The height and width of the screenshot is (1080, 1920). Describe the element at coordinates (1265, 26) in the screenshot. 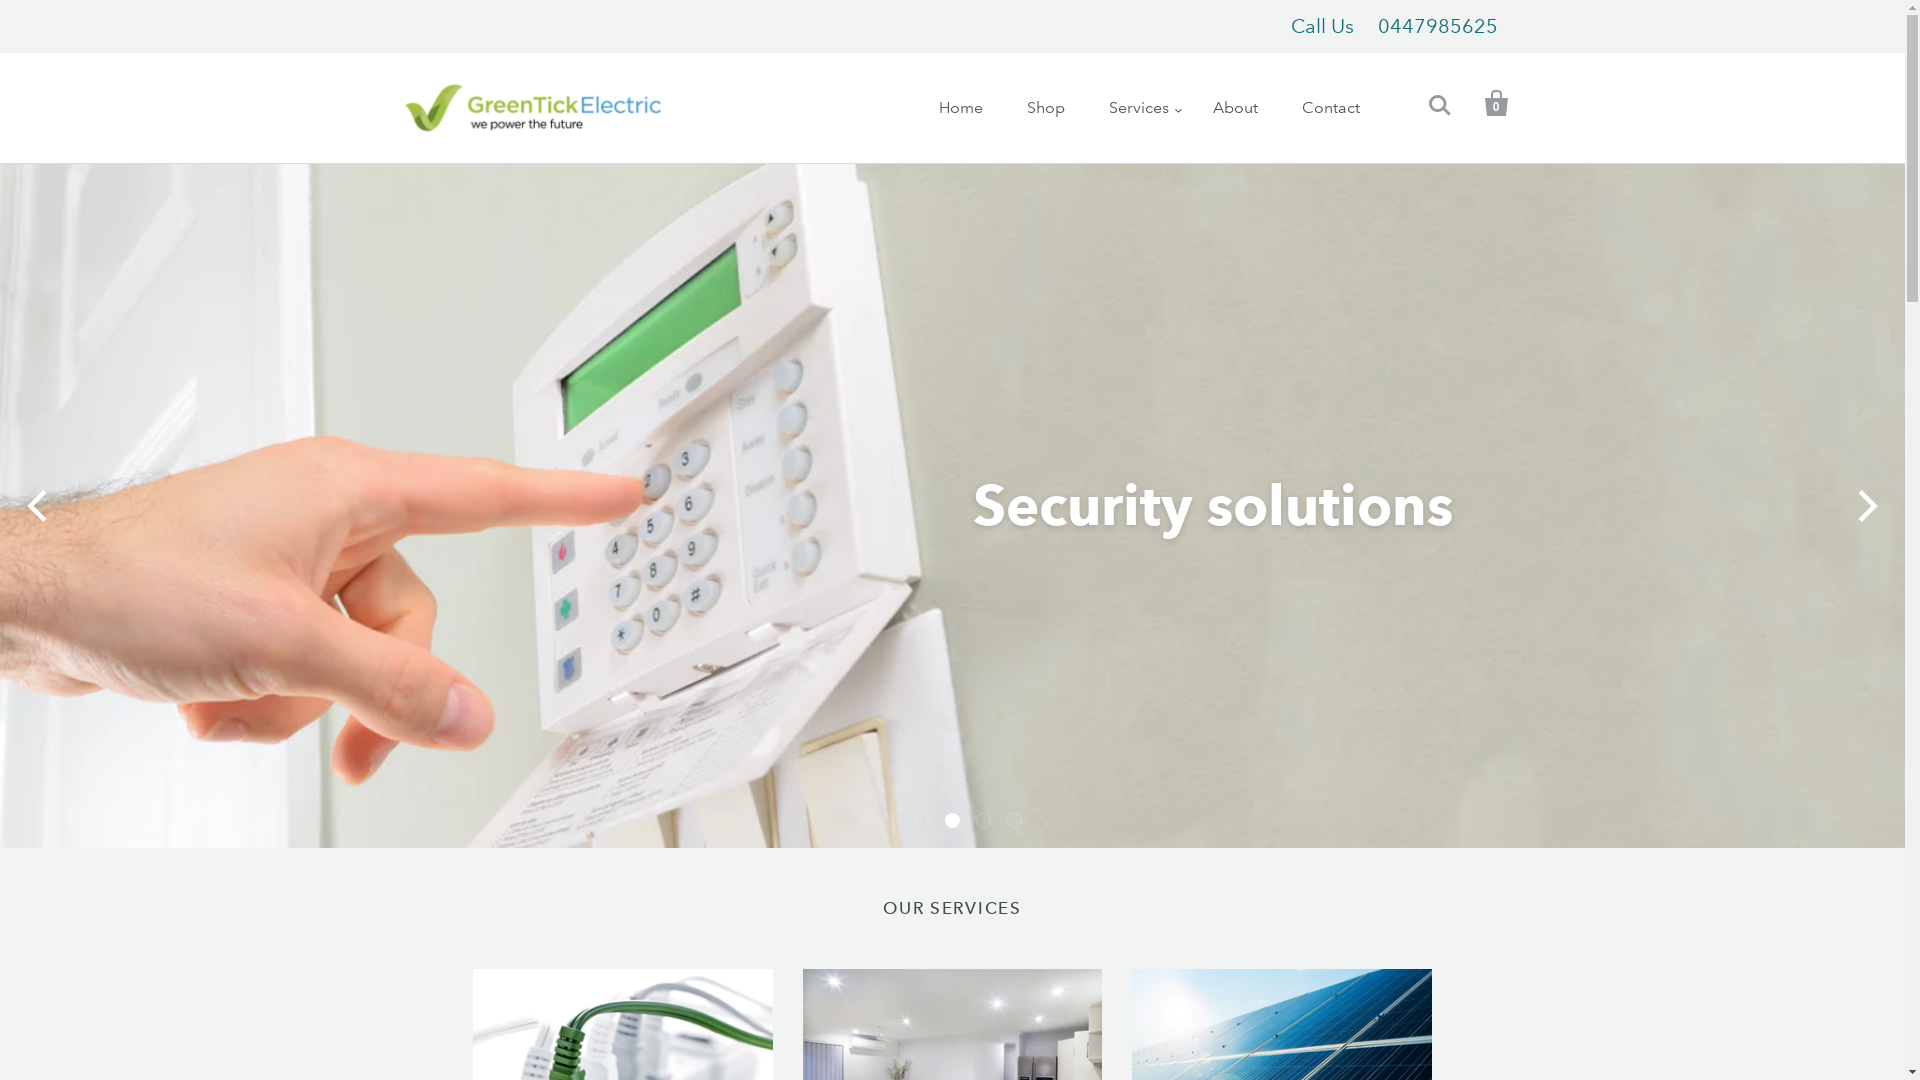

I see `'Call Us0447985625'` at that location.